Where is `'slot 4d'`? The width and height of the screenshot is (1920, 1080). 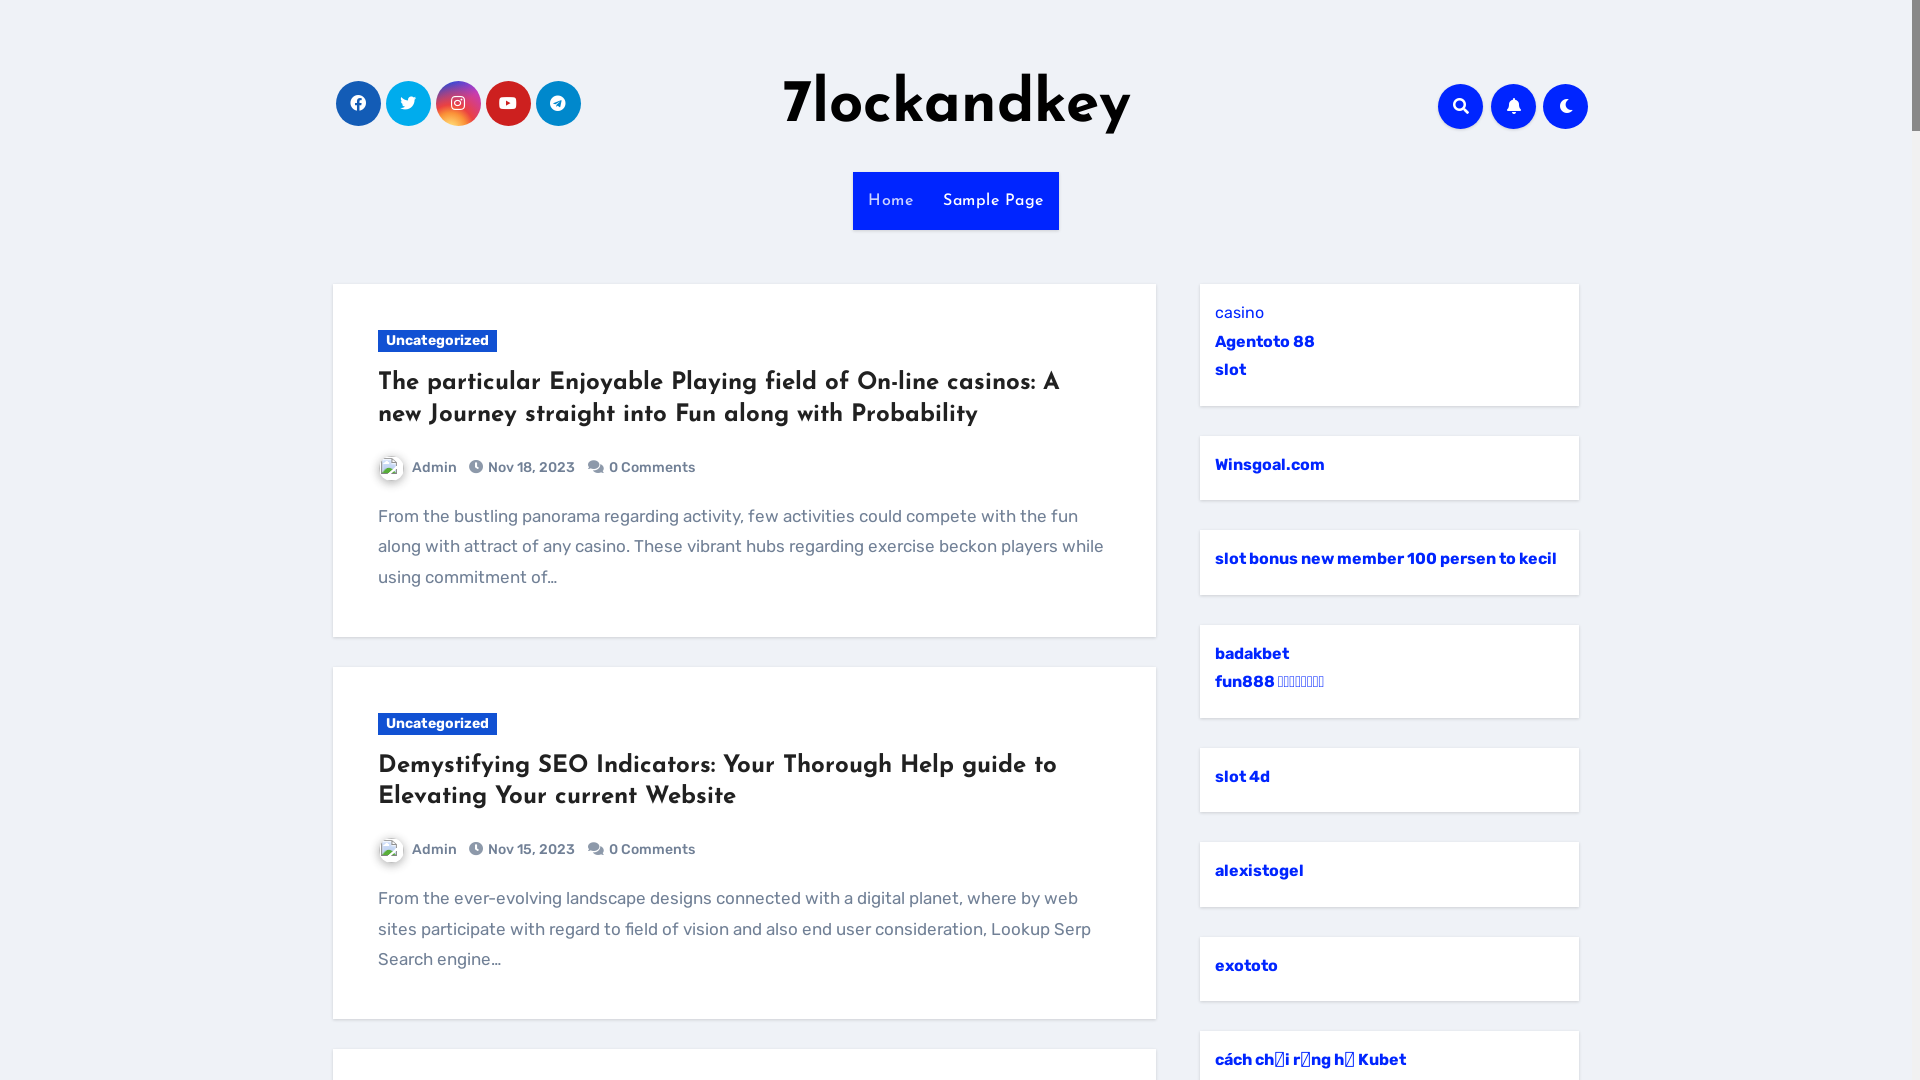 'slot 4d' is located at coordinates (1213, 775).